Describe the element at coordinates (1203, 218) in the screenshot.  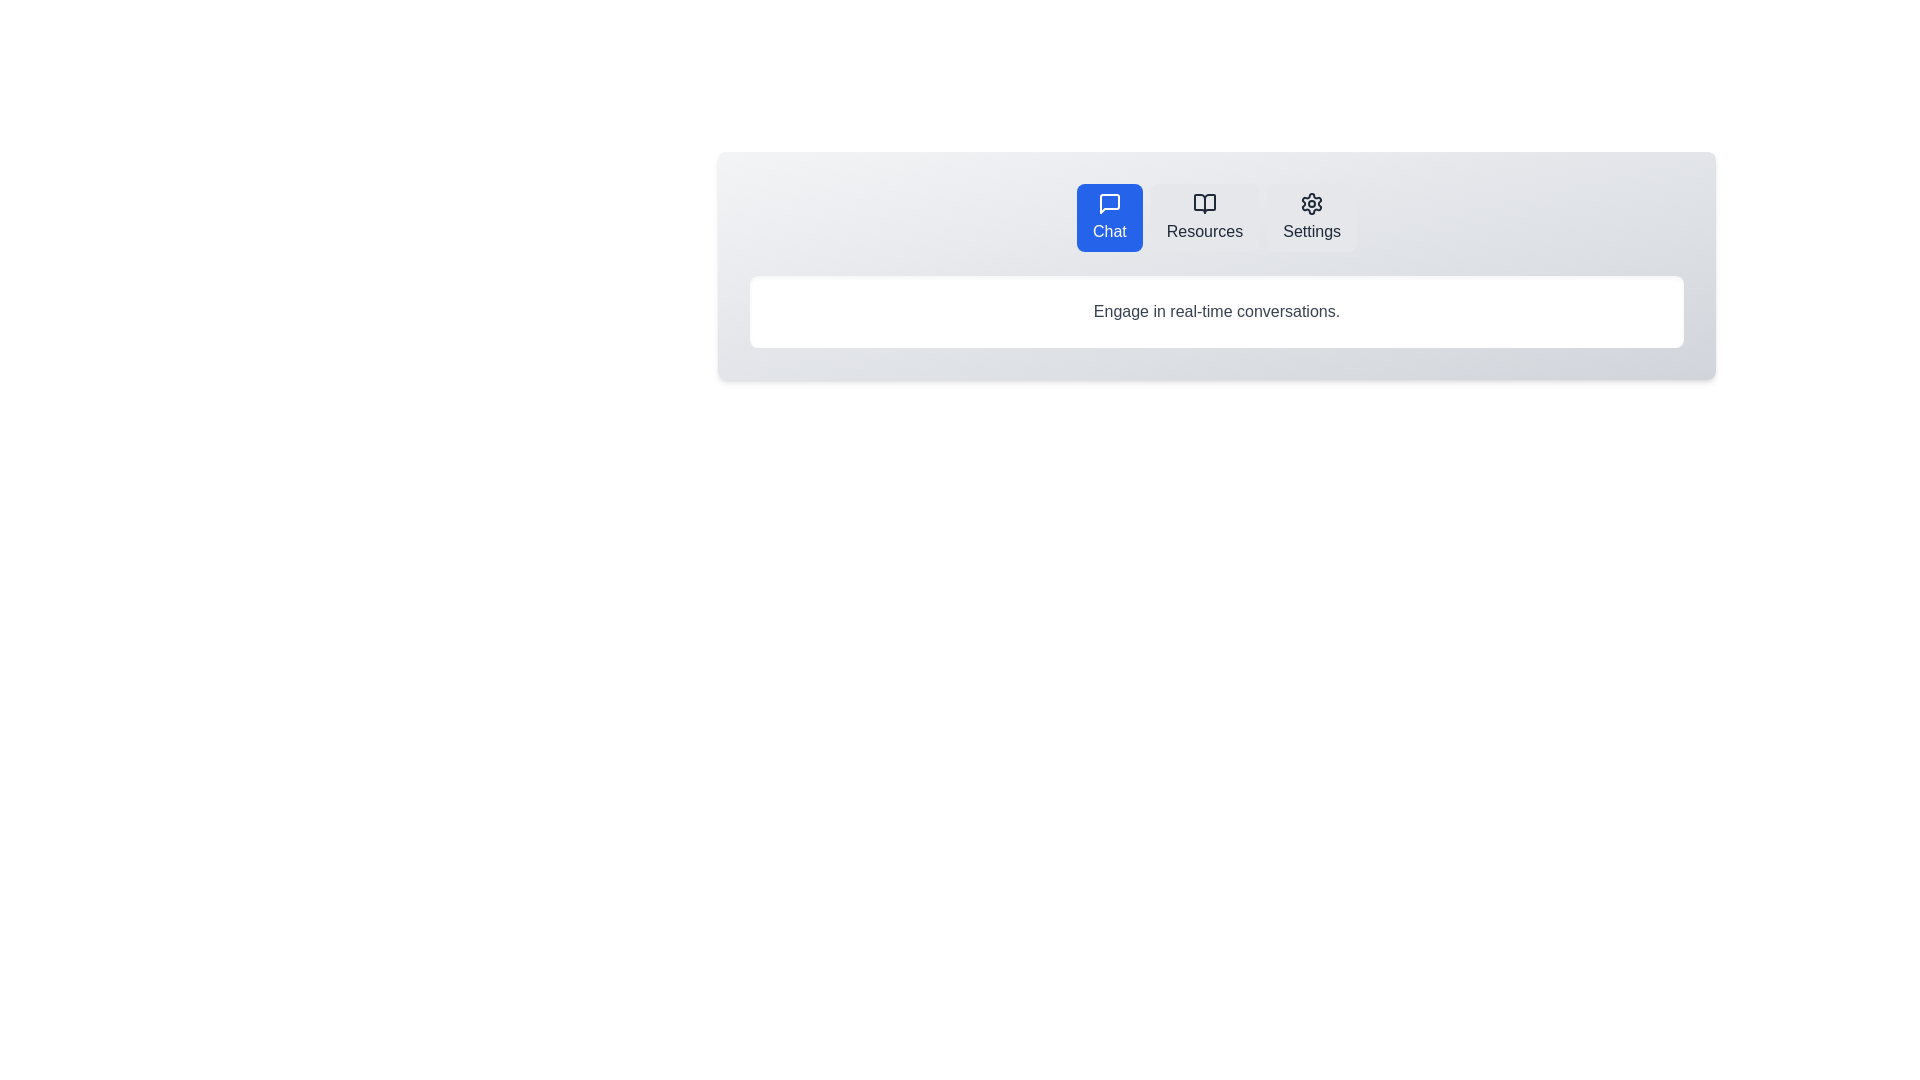
I see `the 'Resources' button, which is a rectangular button with a light gray background and a book icon above the text` at that location.